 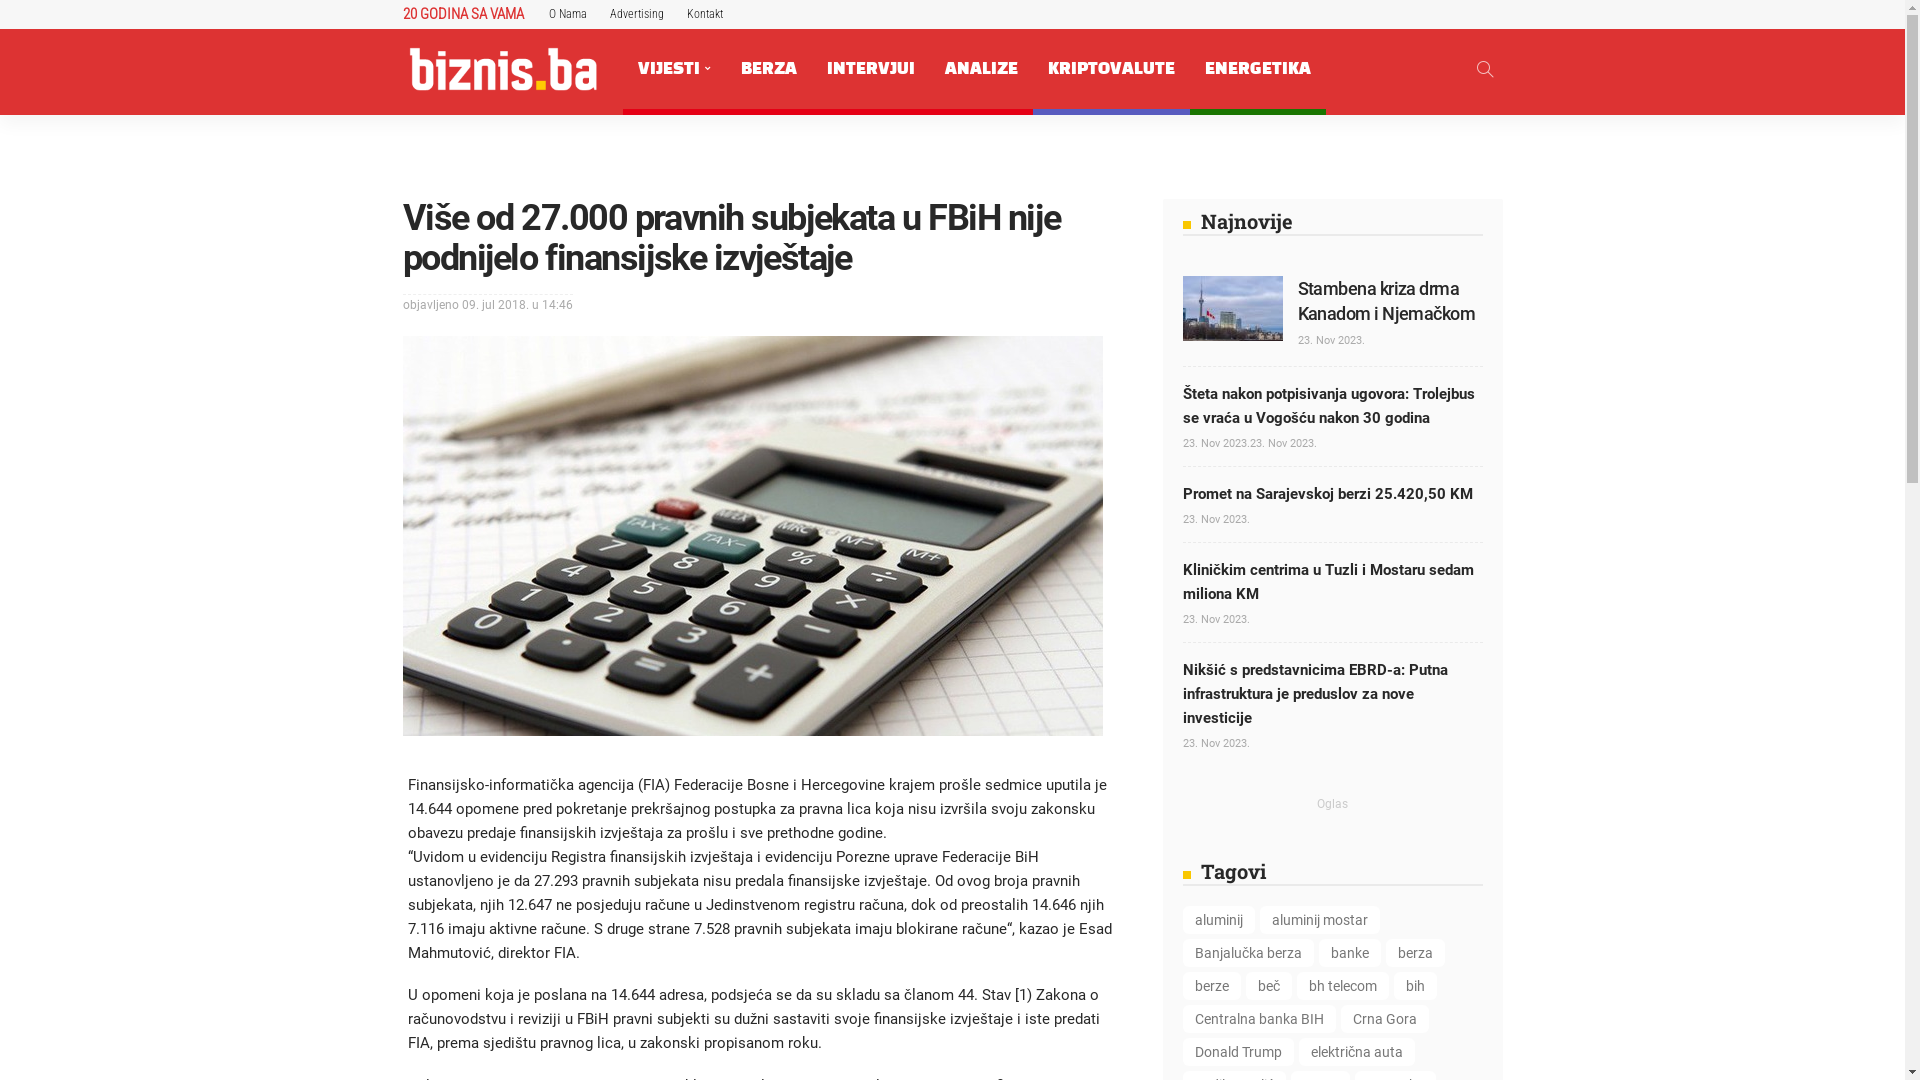 What do you see at coordinates (1209, 985) in the screenshot?
I see `'berze'` at bounding box center [1209, 985].